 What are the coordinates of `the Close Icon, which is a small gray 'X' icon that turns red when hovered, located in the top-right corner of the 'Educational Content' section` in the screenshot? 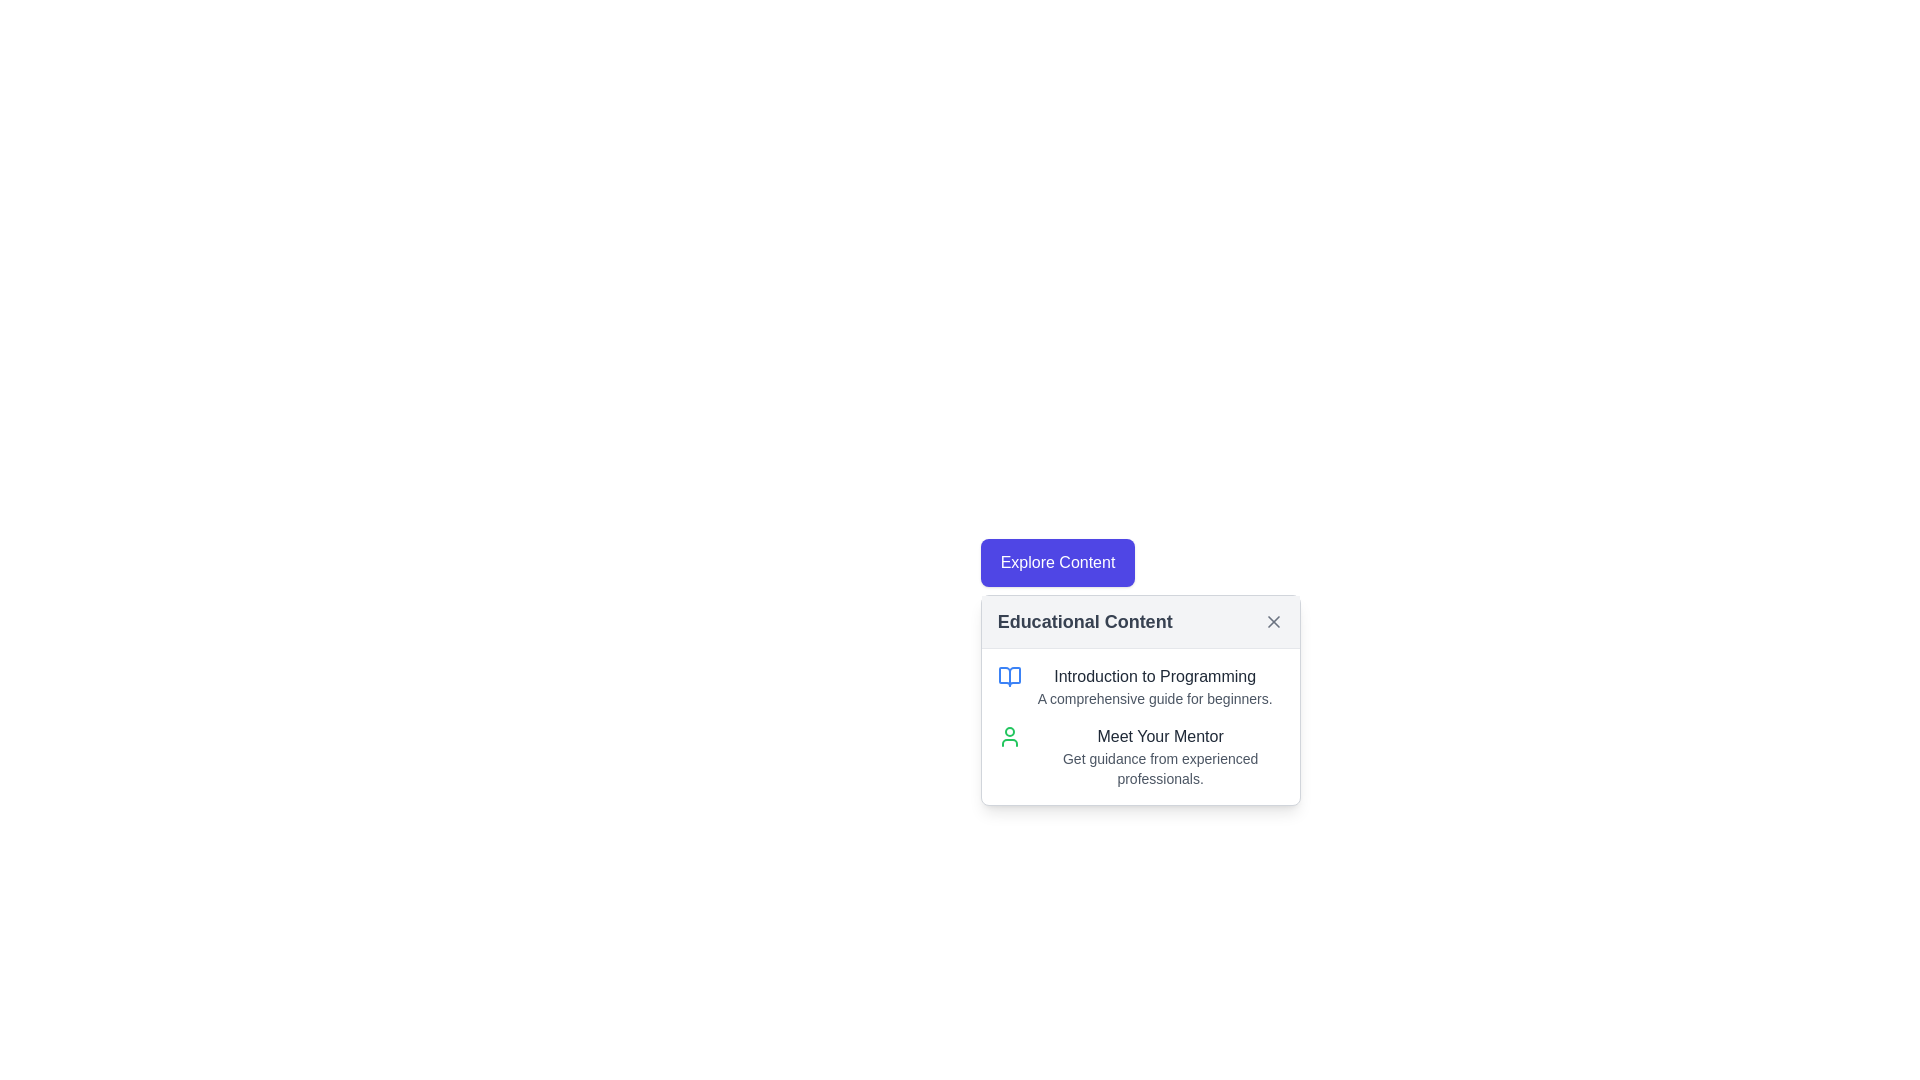 It's located at (1272, 620).